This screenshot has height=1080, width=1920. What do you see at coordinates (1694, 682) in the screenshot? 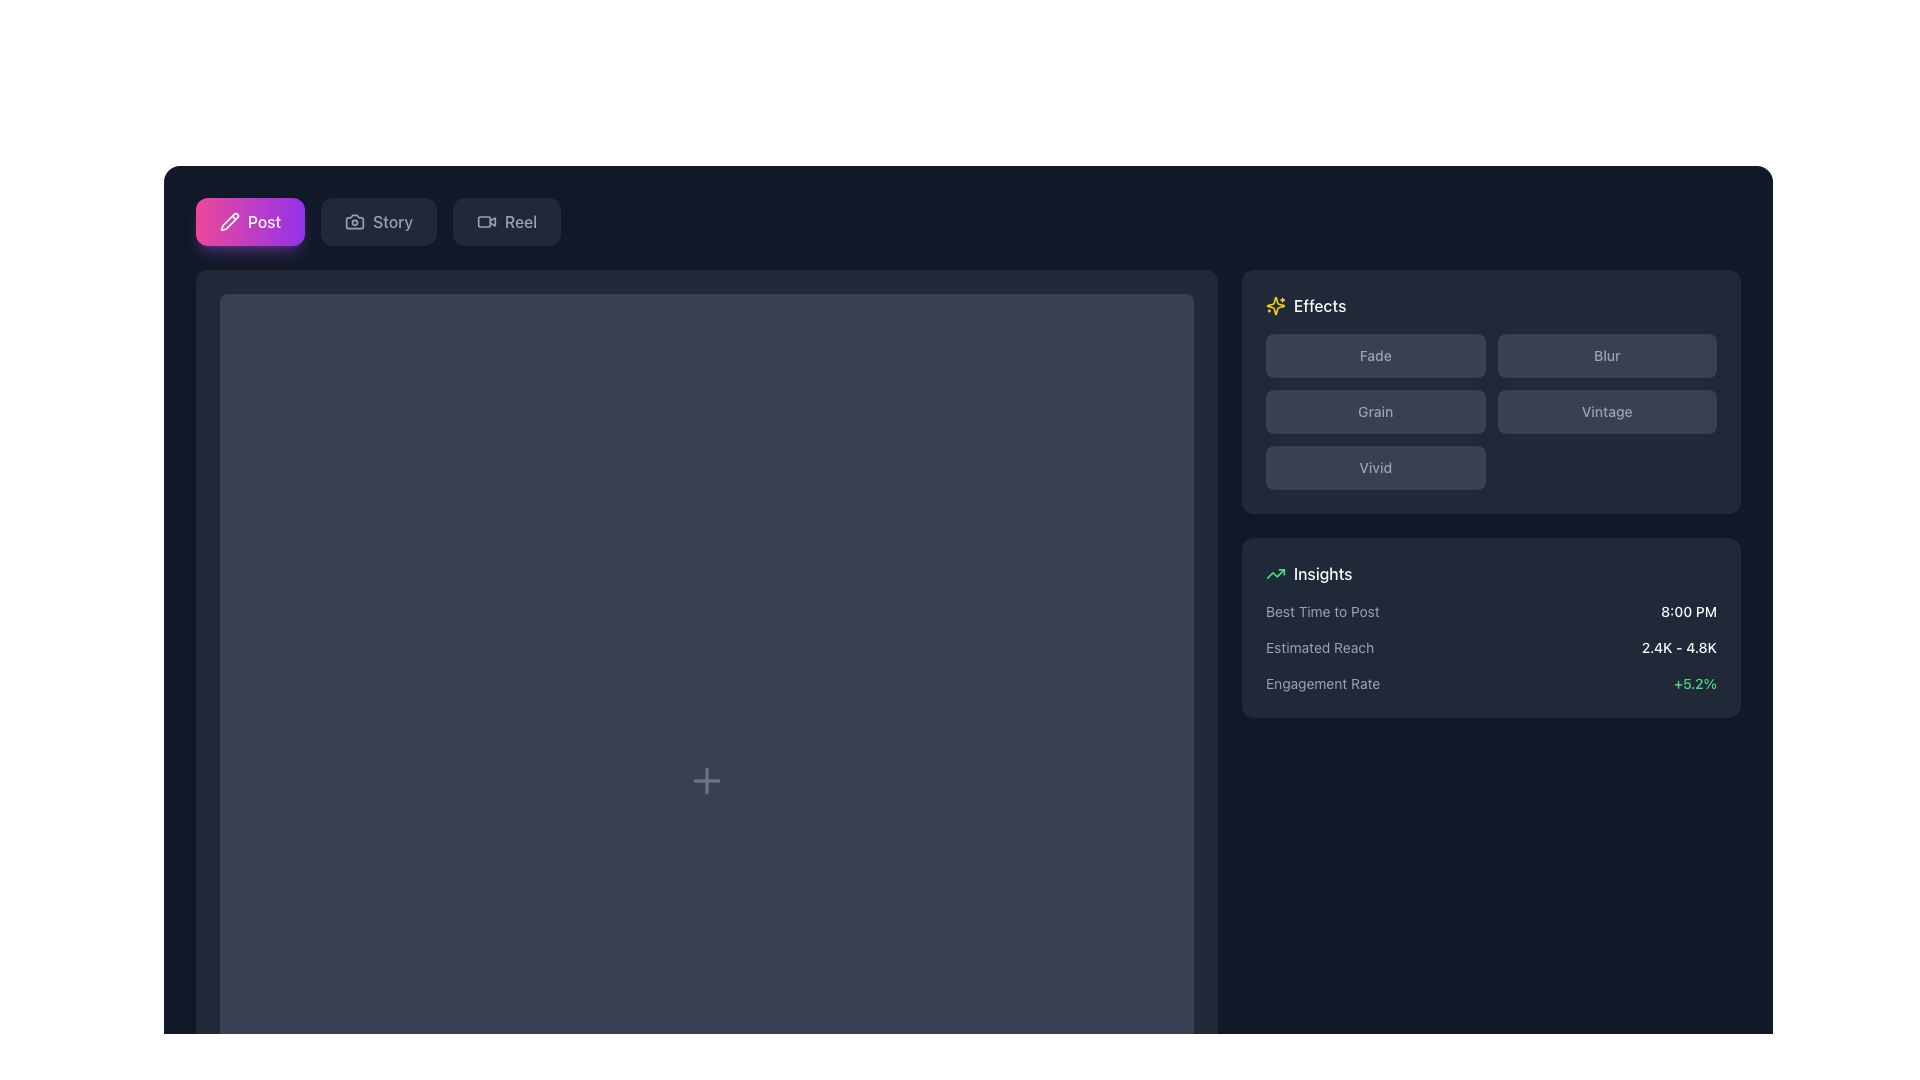
I see `the text label indicating the percentage increase associated with the engagement rate metric located on the right side of the 'Engagement Rate' label in the 'Insights' section` at bounding box center [1694, 682].